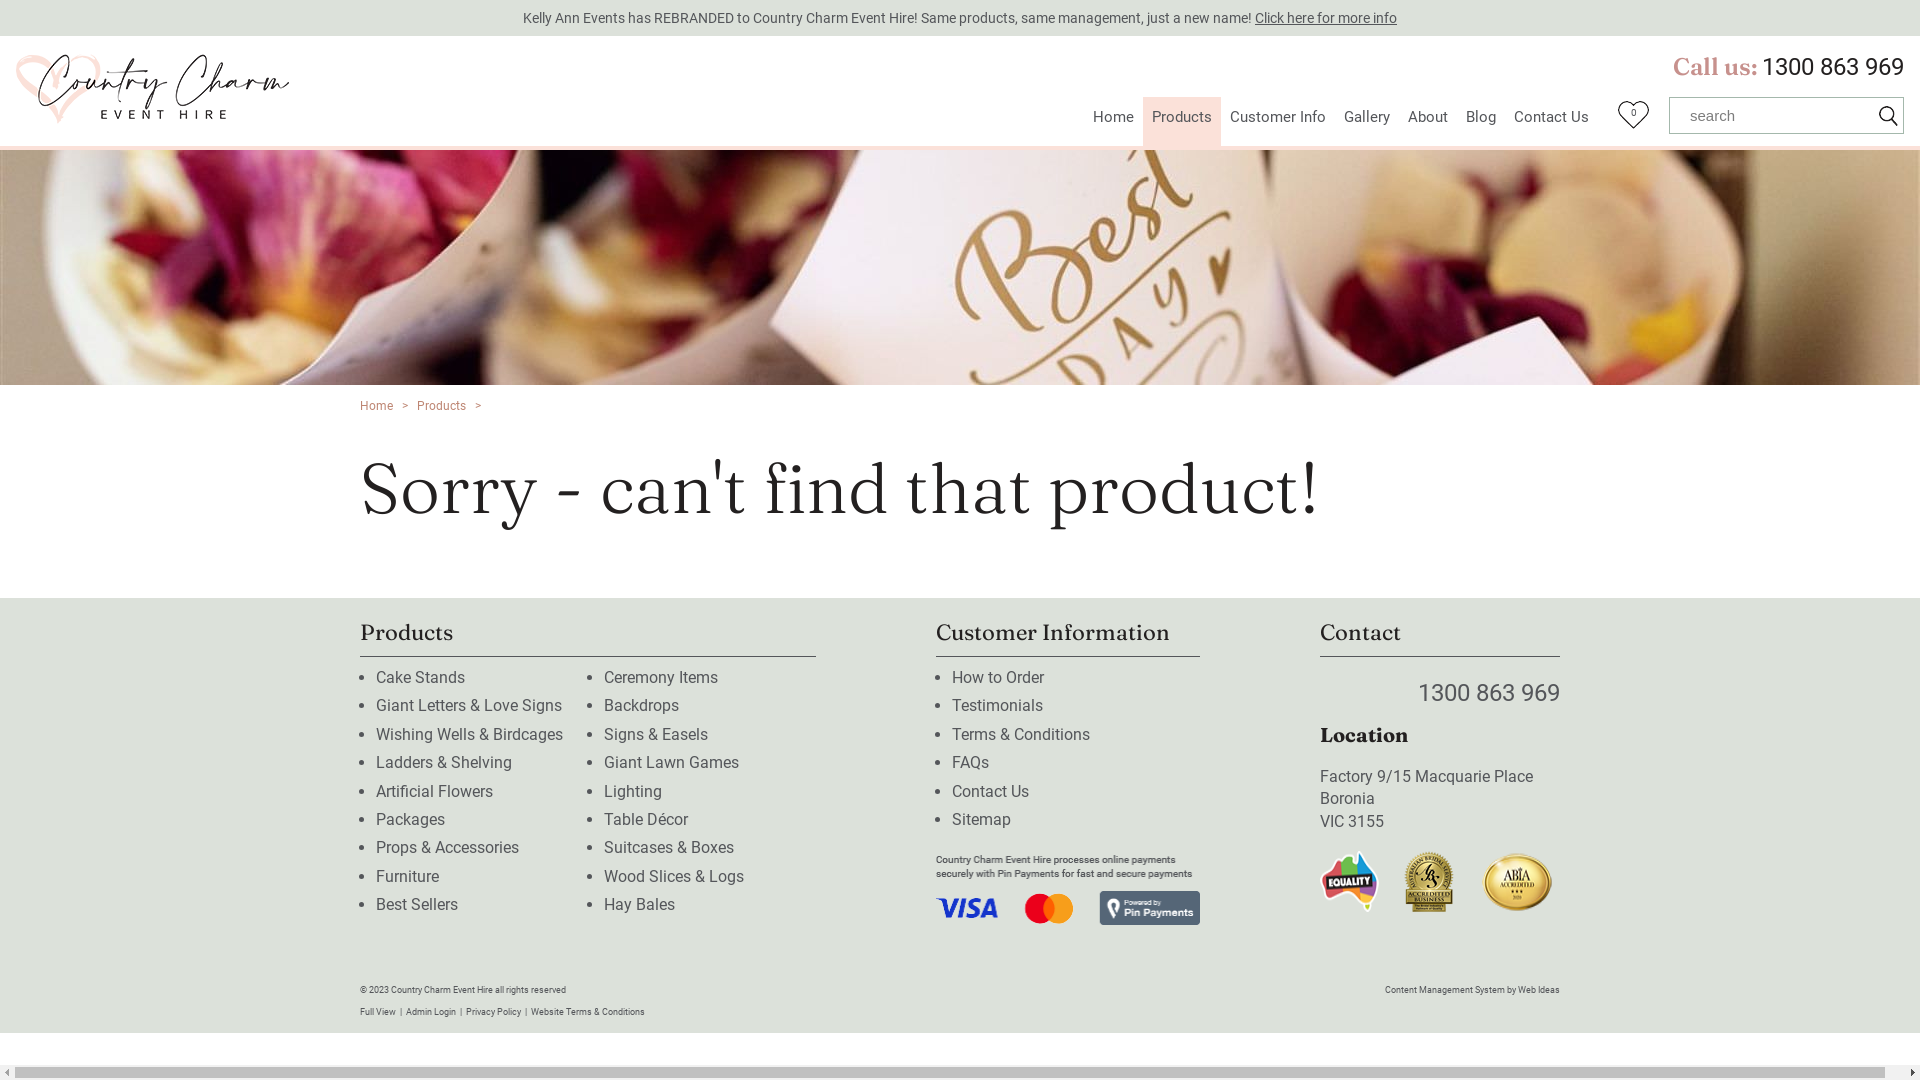  I want to click on 'Hay Bales', so click(603, 904).